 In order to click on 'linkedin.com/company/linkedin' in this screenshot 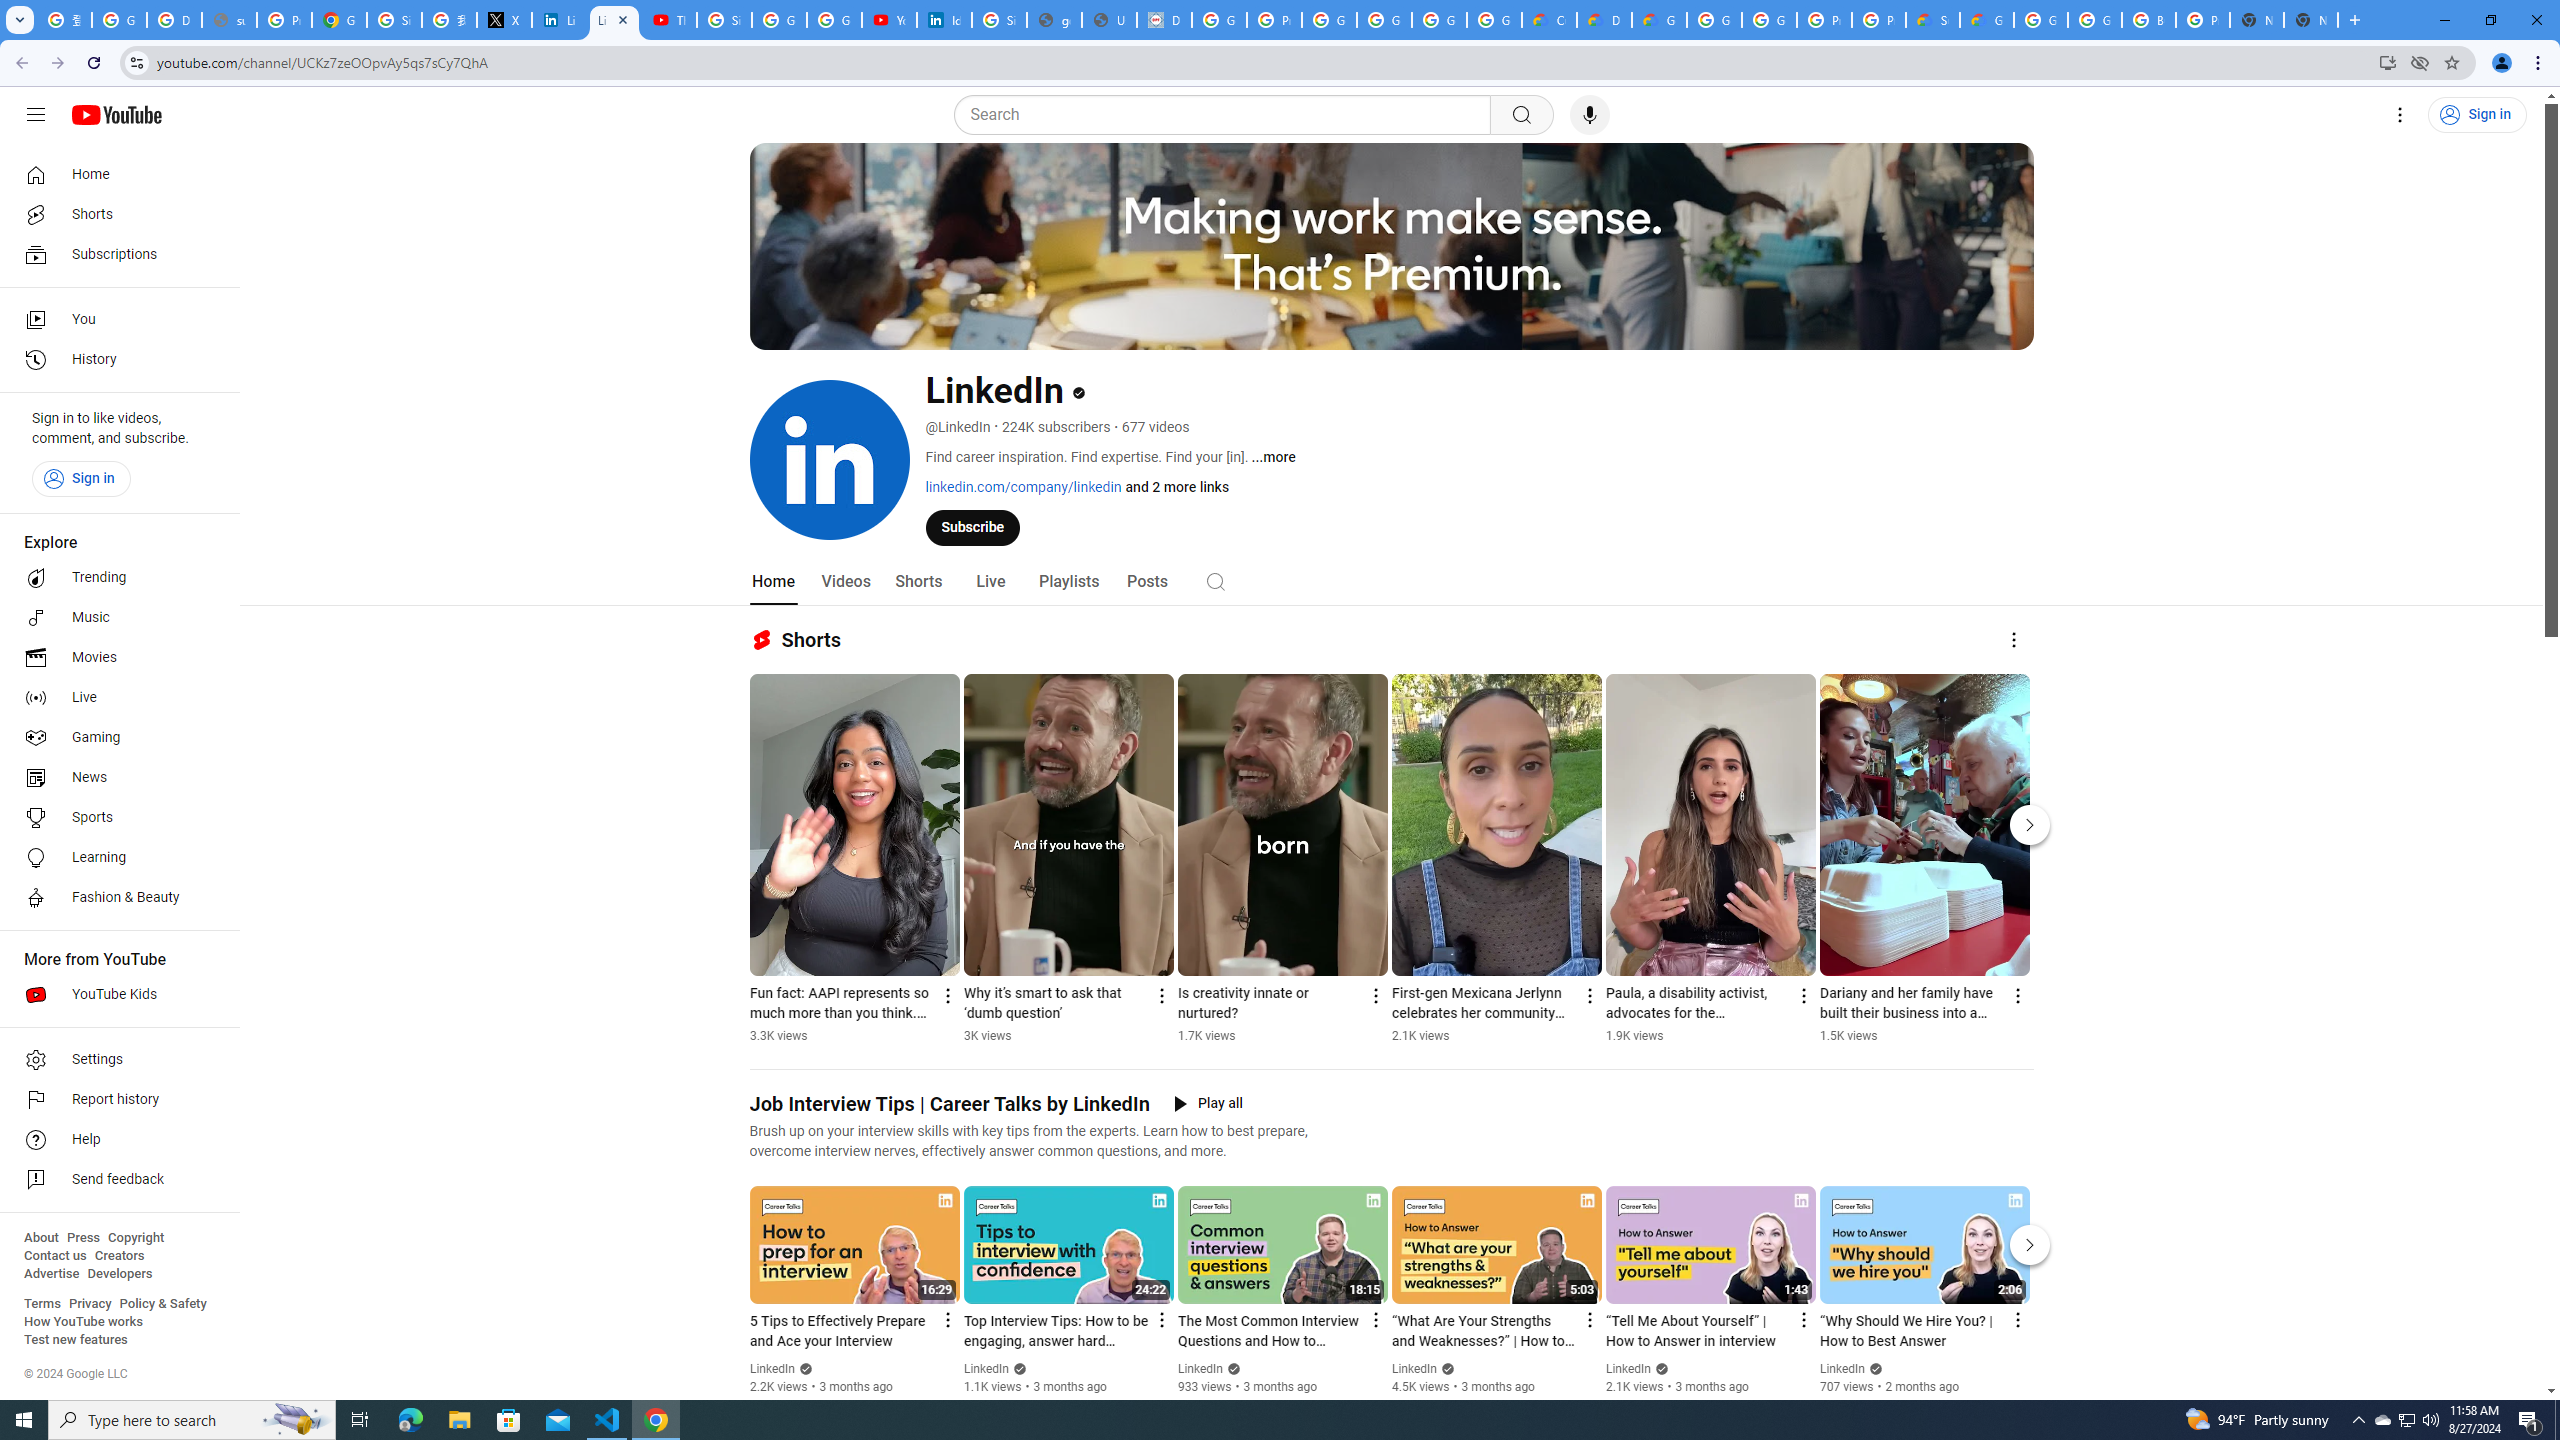, I will do `click(1022, 486)`.